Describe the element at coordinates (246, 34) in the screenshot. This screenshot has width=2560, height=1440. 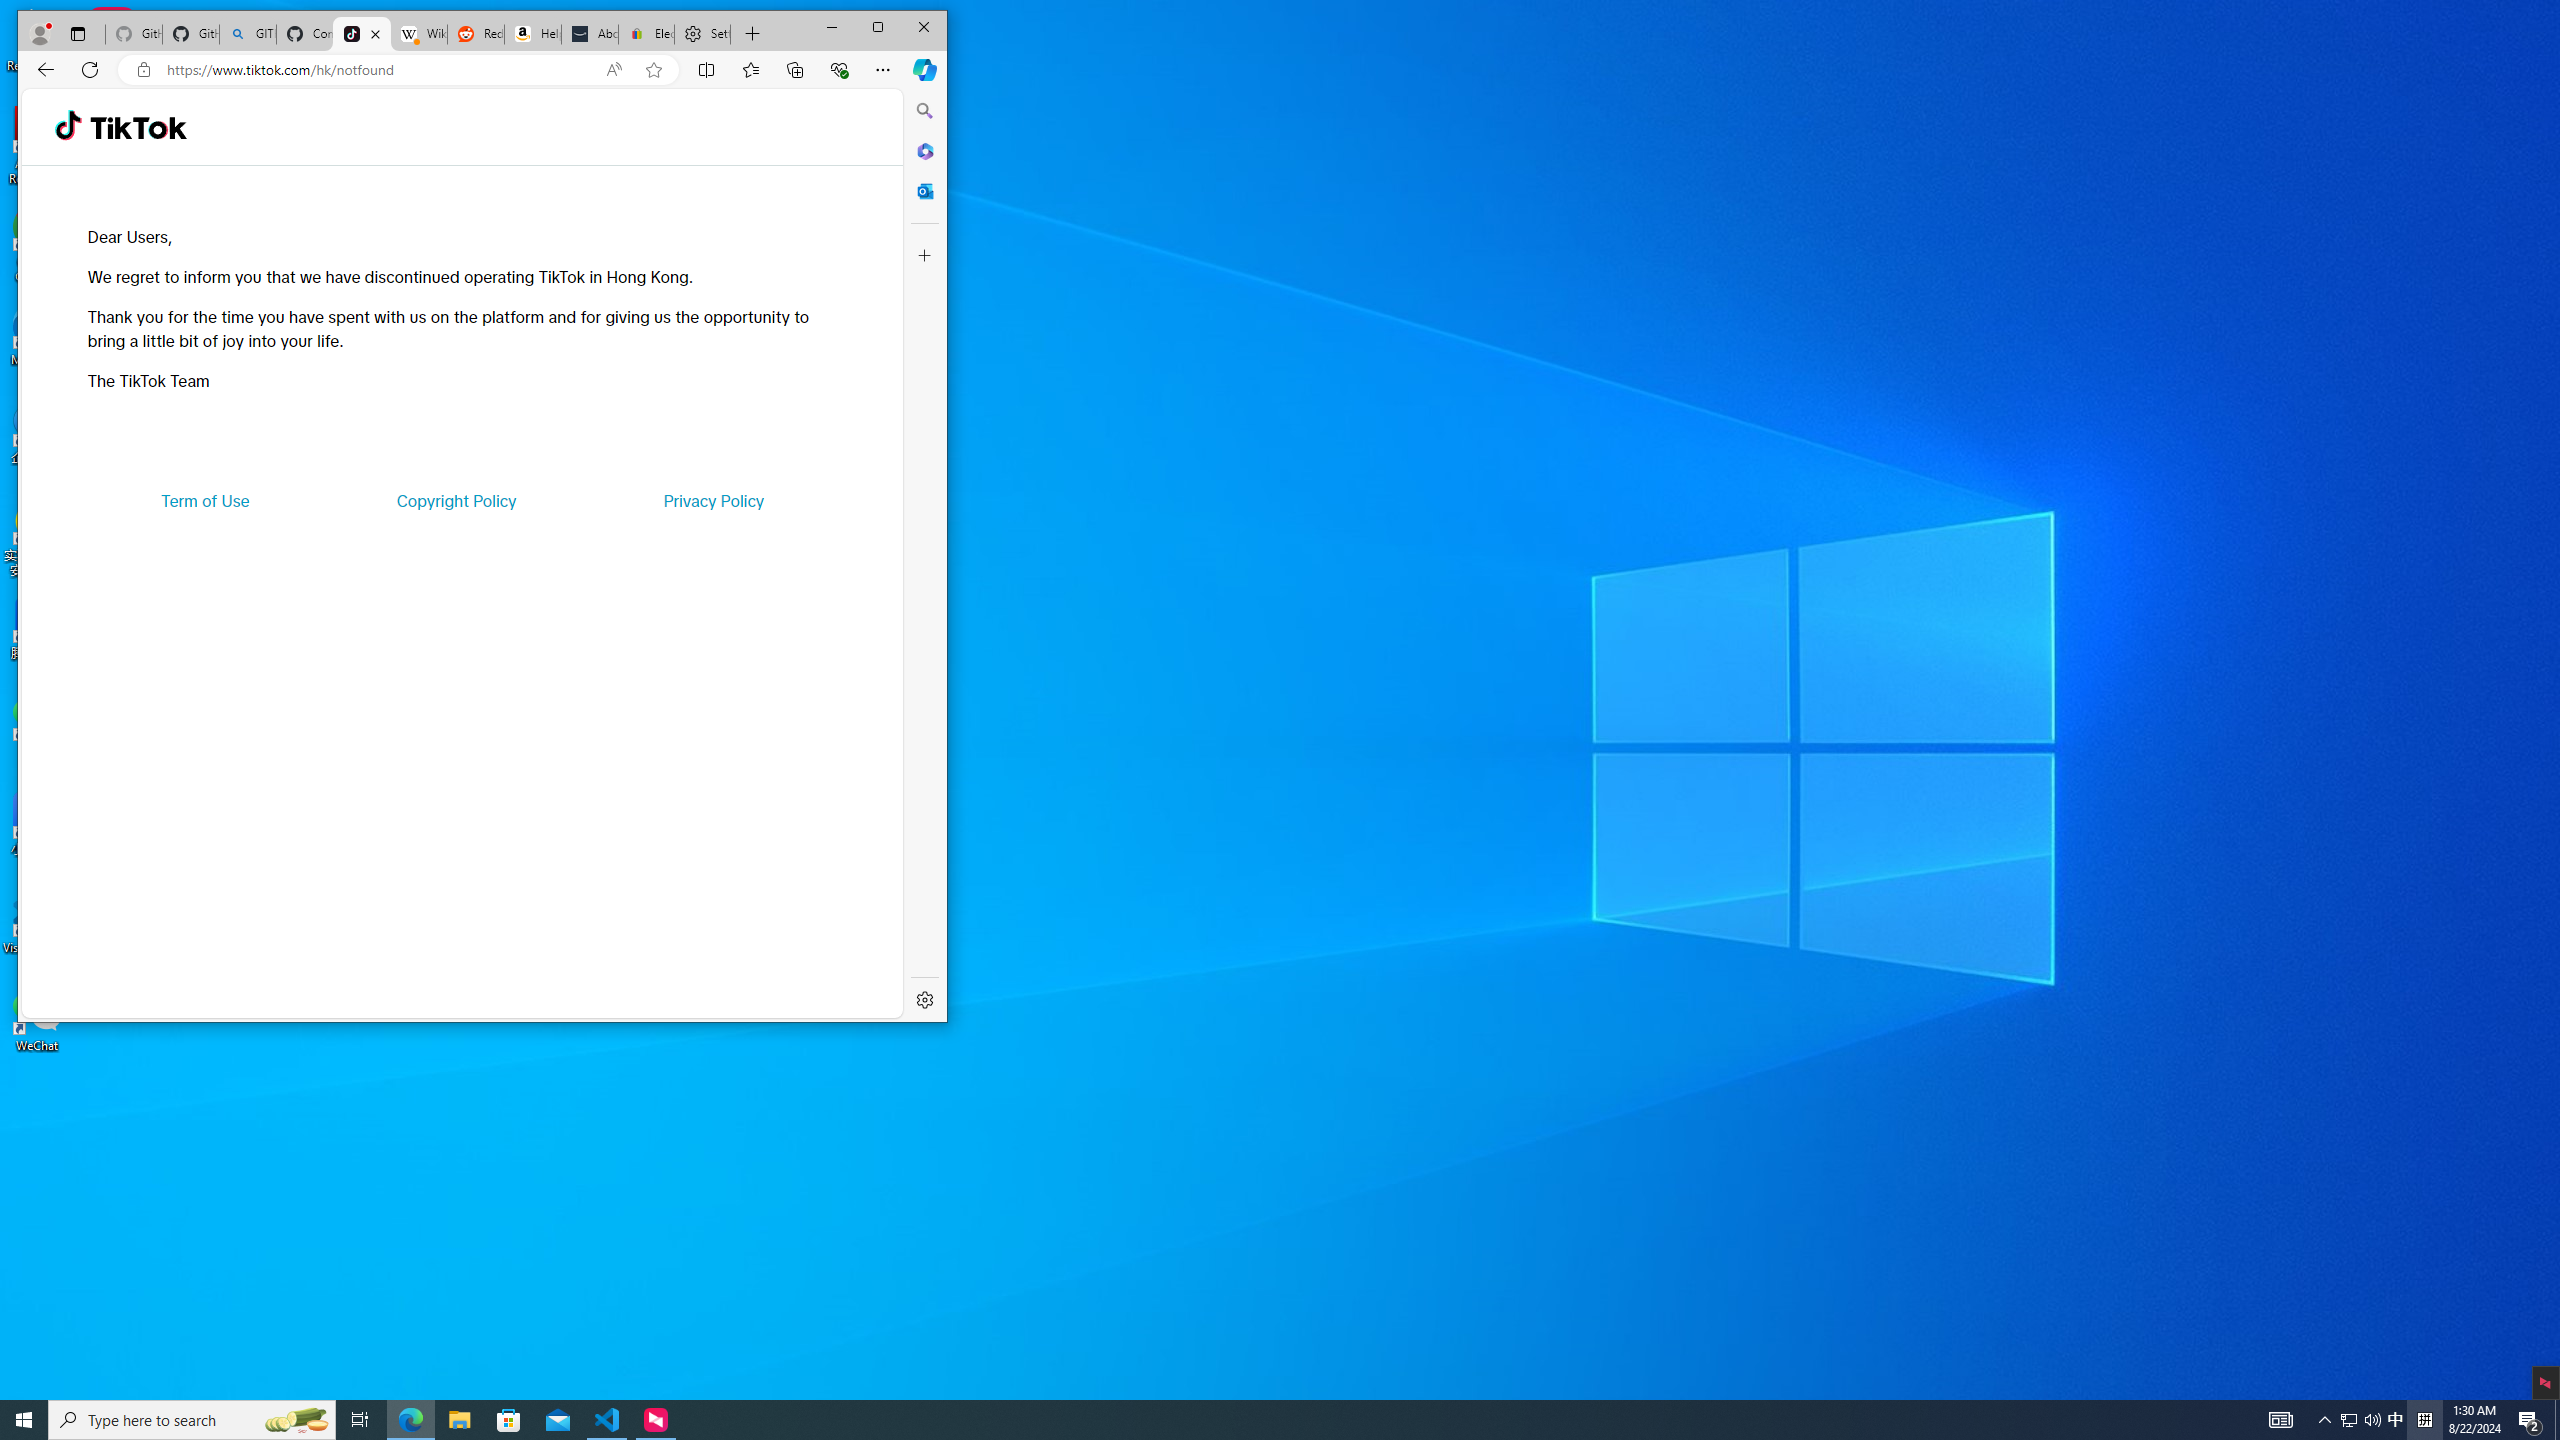
I see `'GITHUB - Search'` at that location.